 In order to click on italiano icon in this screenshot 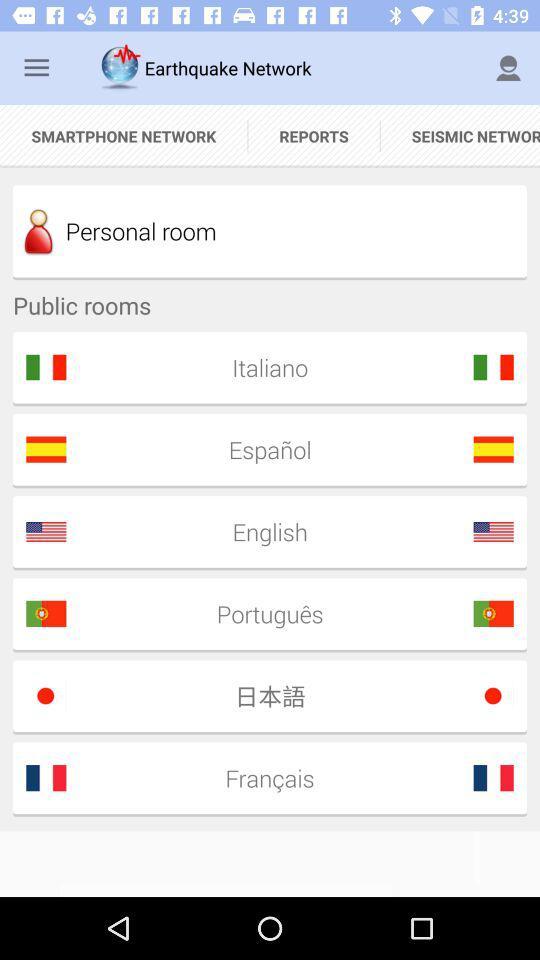, I will do `click(263, 366)`.